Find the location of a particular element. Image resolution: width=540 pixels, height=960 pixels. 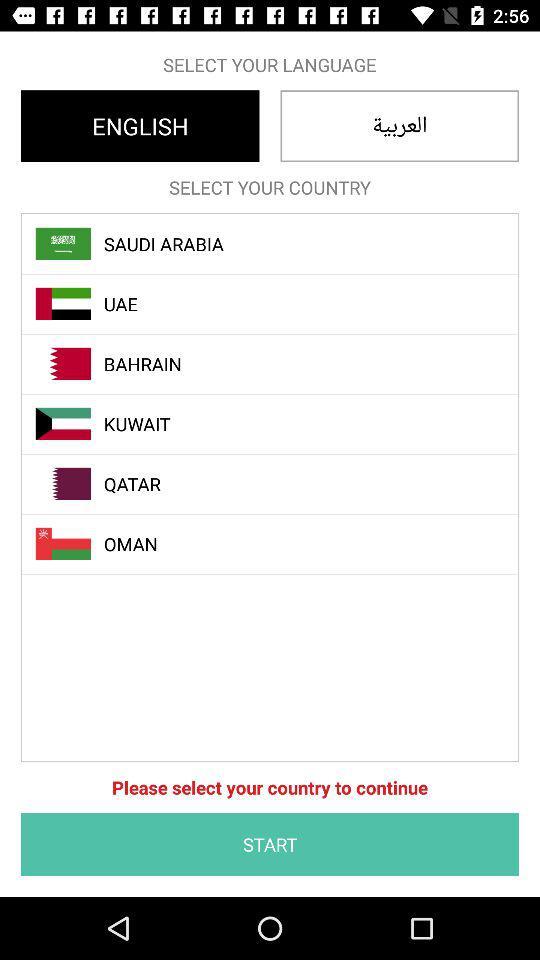

uae icon is located at coordinates (280, 304).